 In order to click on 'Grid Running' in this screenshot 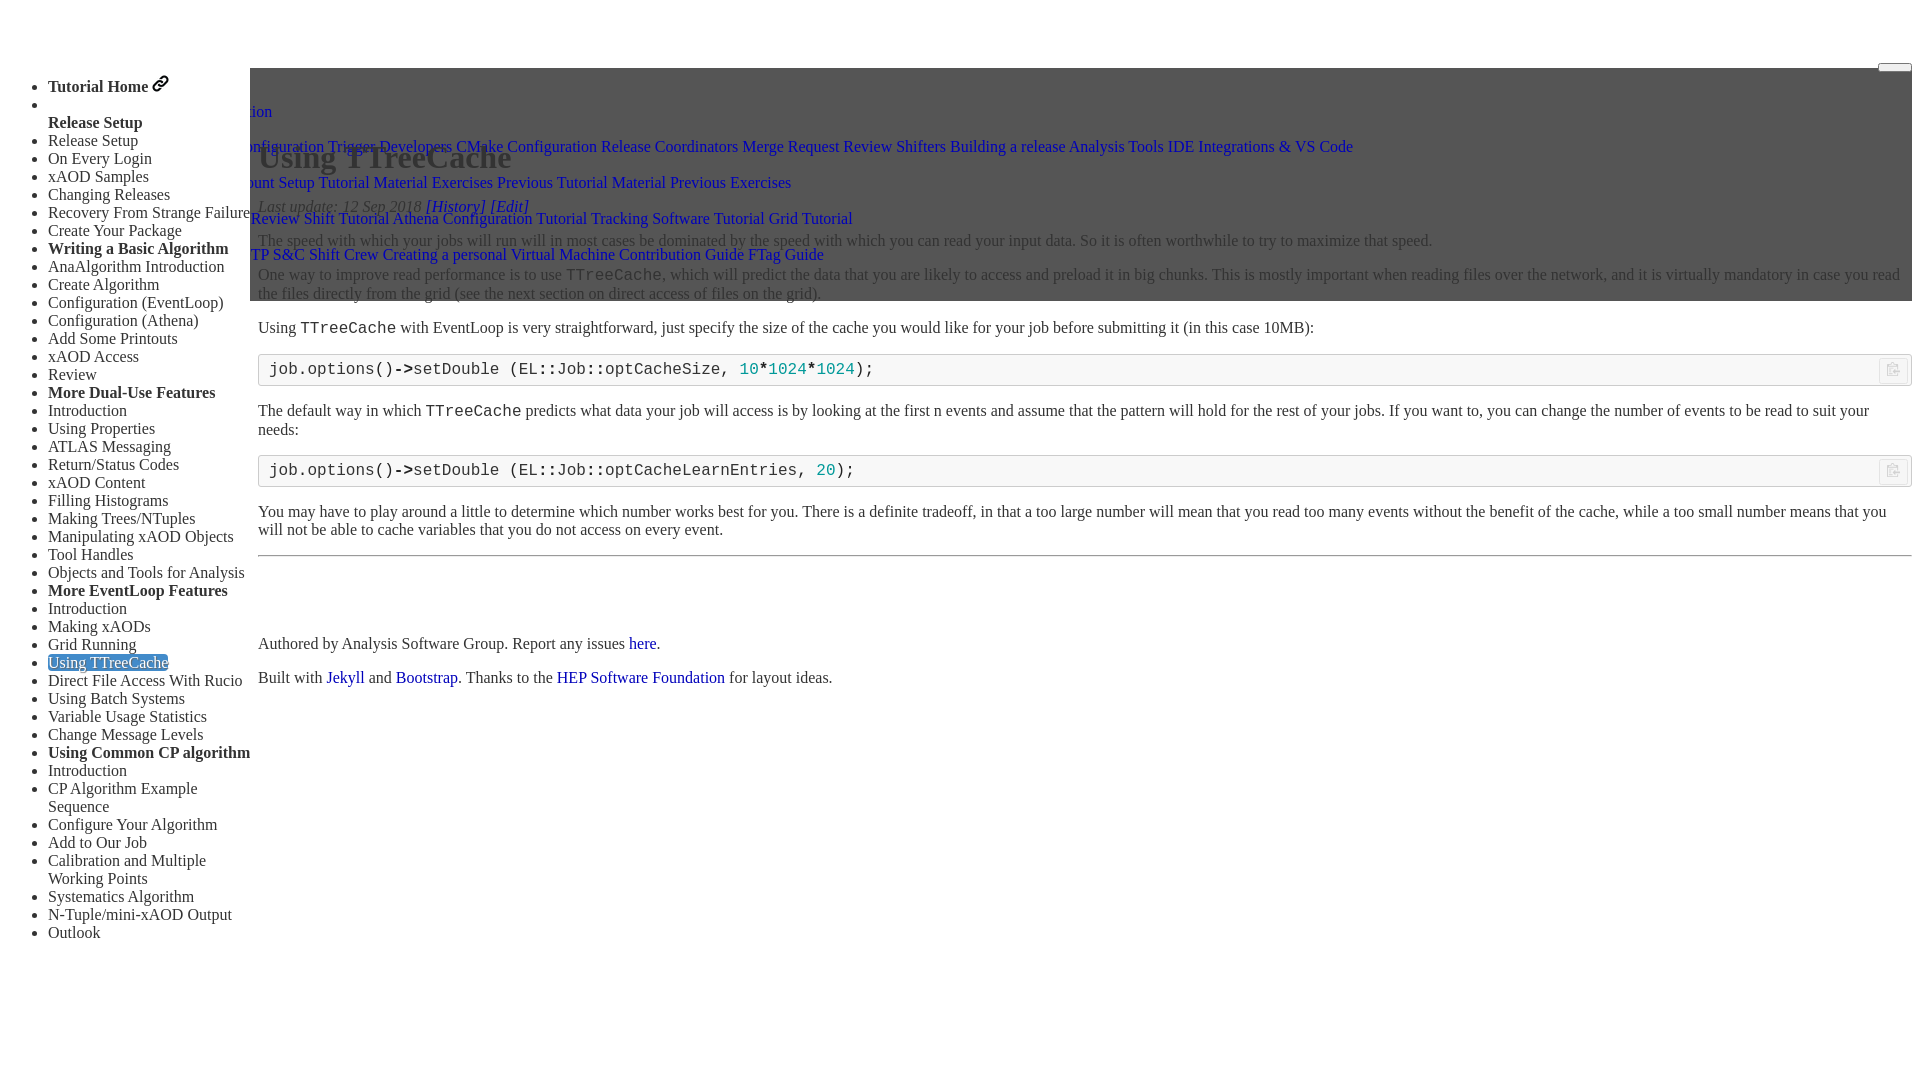, I will do `click(48, 644)`.